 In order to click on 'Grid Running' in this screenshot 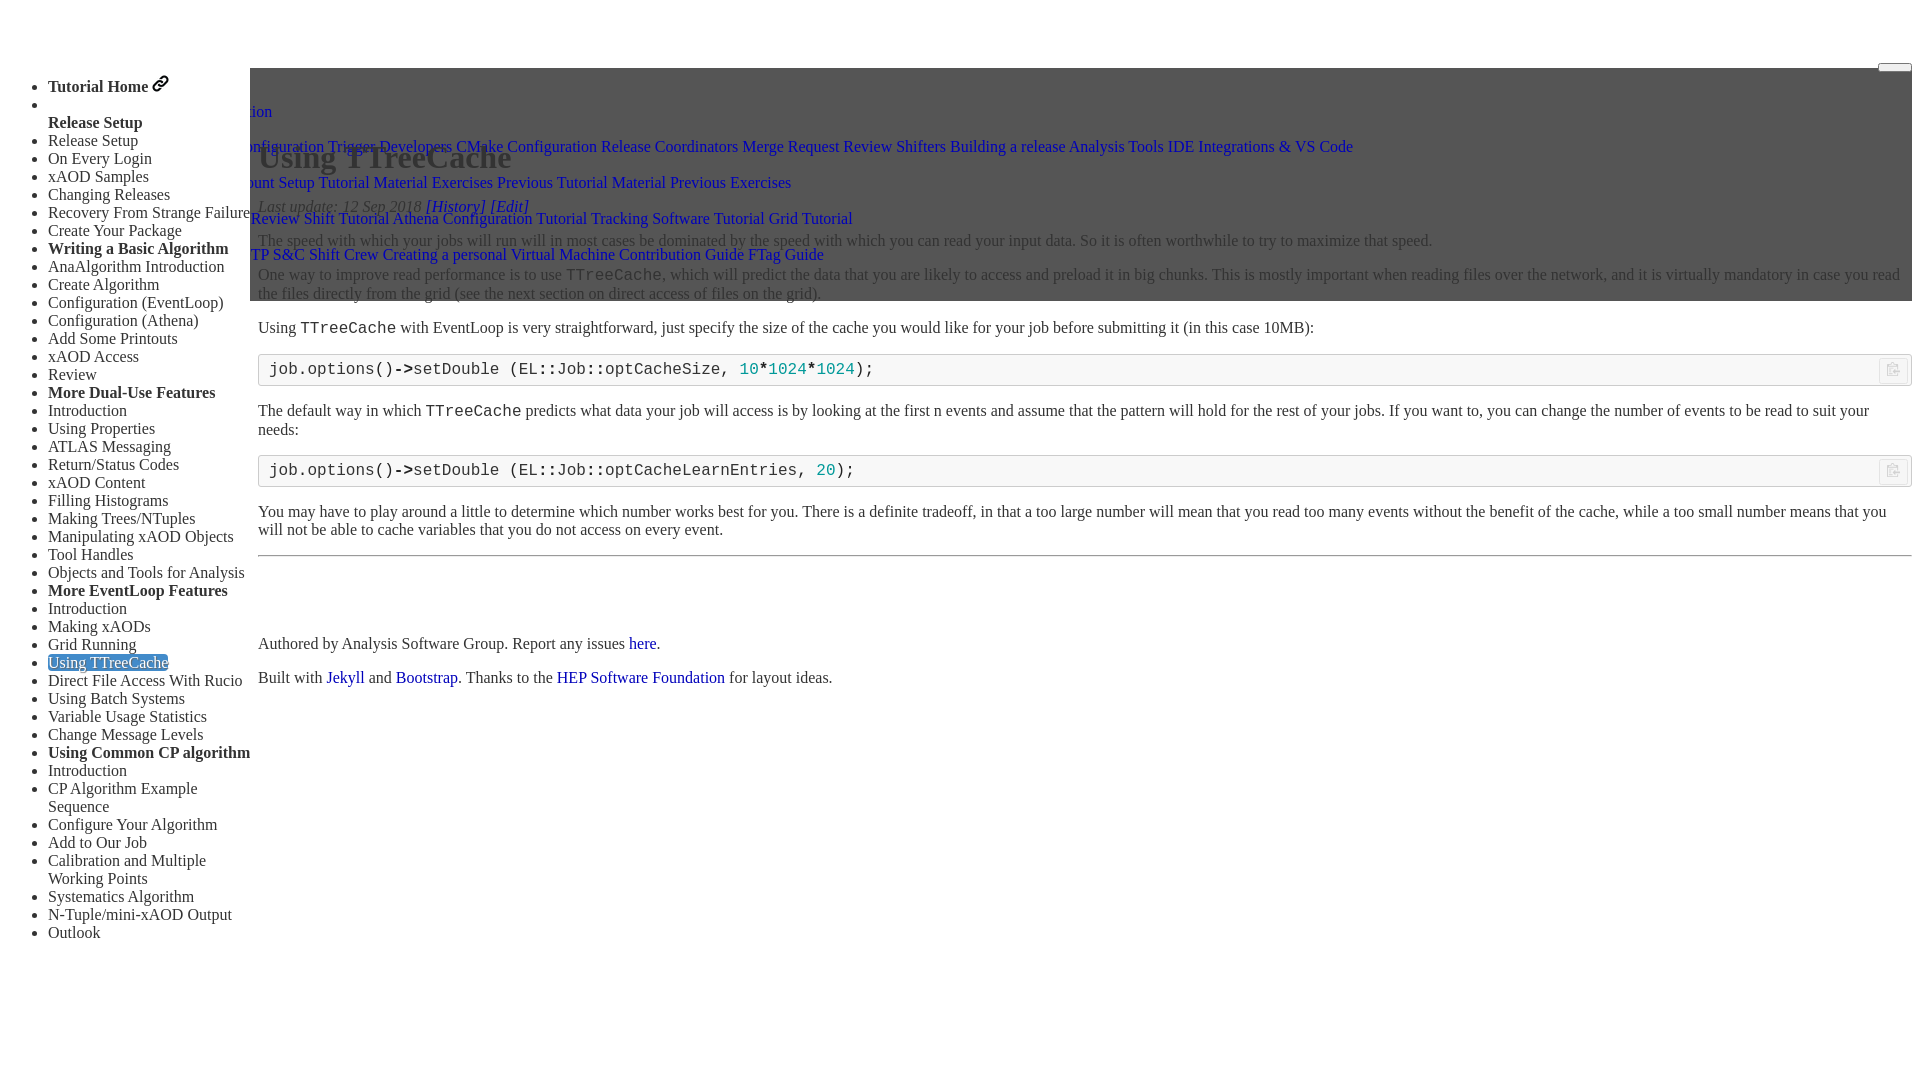, I will do `click(48, 644)`.